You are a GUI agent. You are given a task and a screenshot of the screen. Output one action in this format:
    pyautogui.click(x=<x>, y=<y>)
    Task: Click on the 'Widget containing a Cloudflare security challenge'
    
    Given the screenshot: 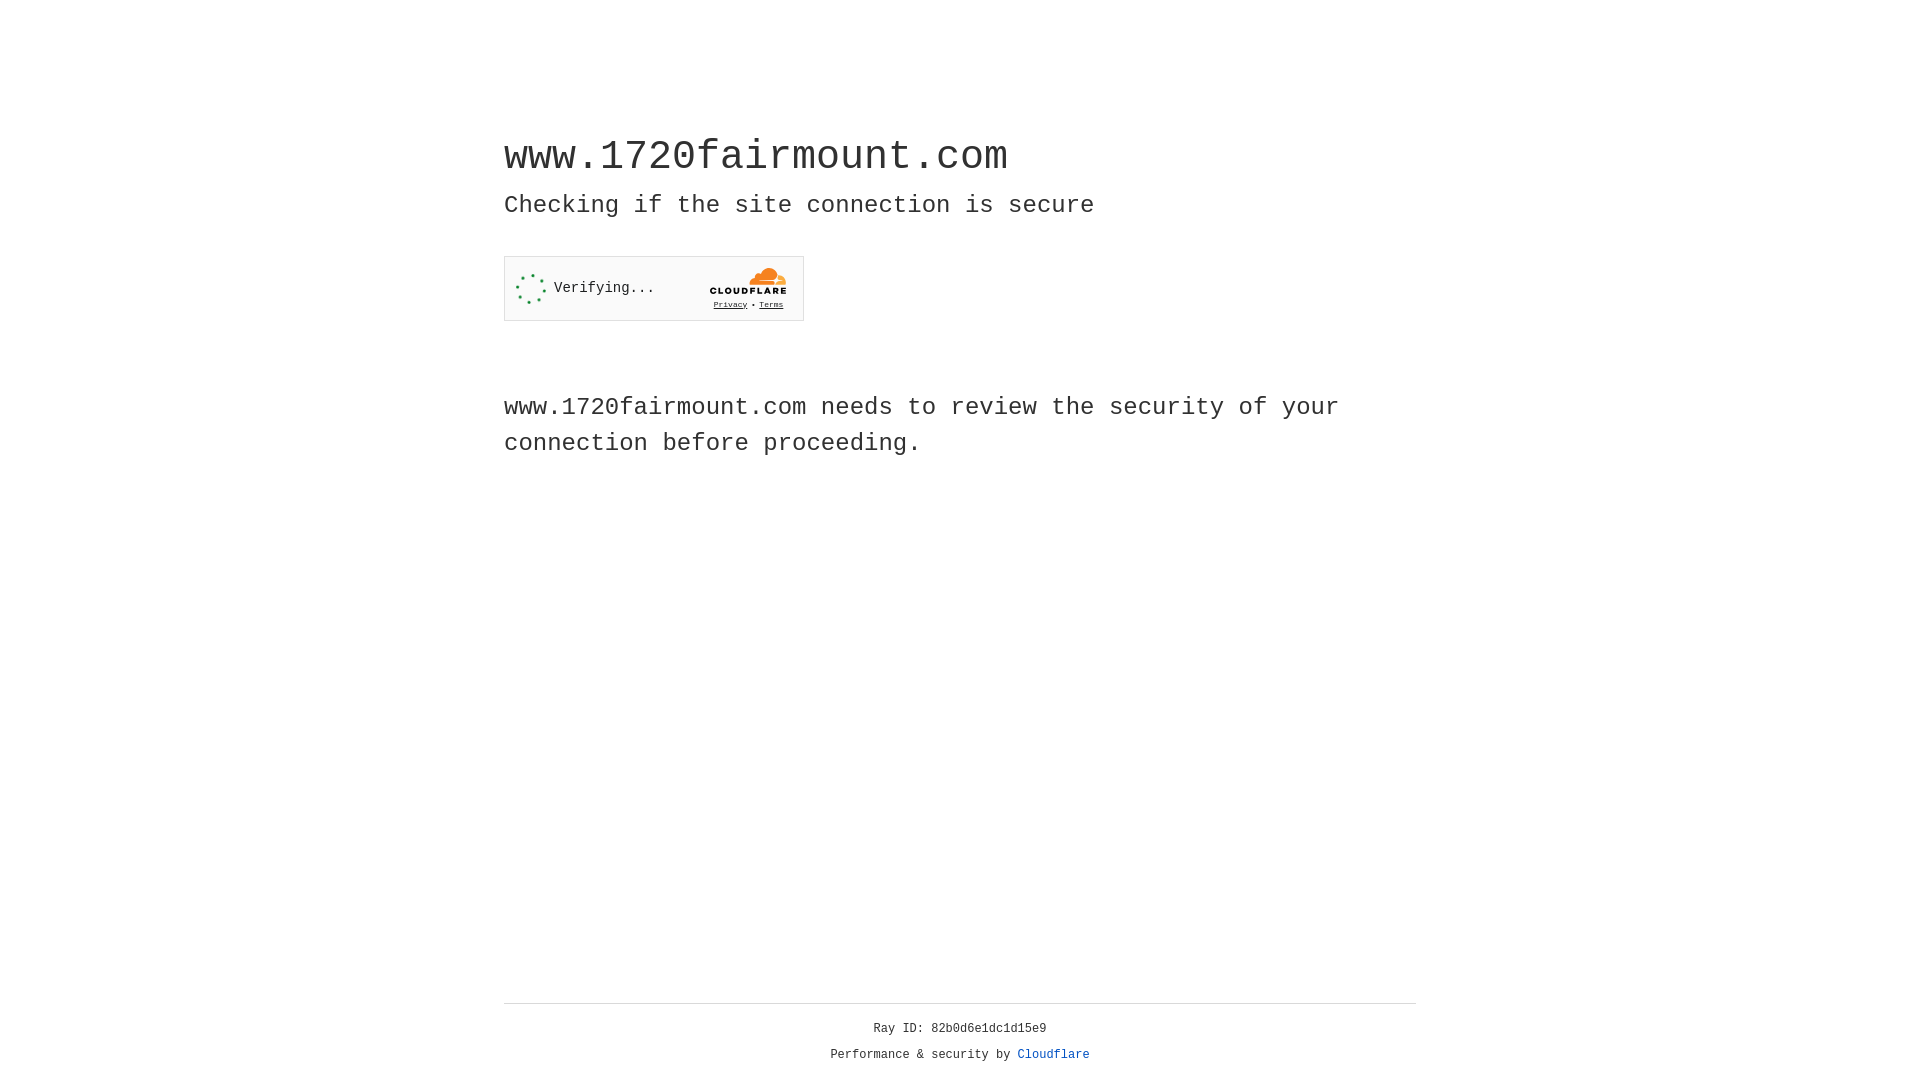 What is the action you would take?
    pyautogui.click(x=653, y=288)
    